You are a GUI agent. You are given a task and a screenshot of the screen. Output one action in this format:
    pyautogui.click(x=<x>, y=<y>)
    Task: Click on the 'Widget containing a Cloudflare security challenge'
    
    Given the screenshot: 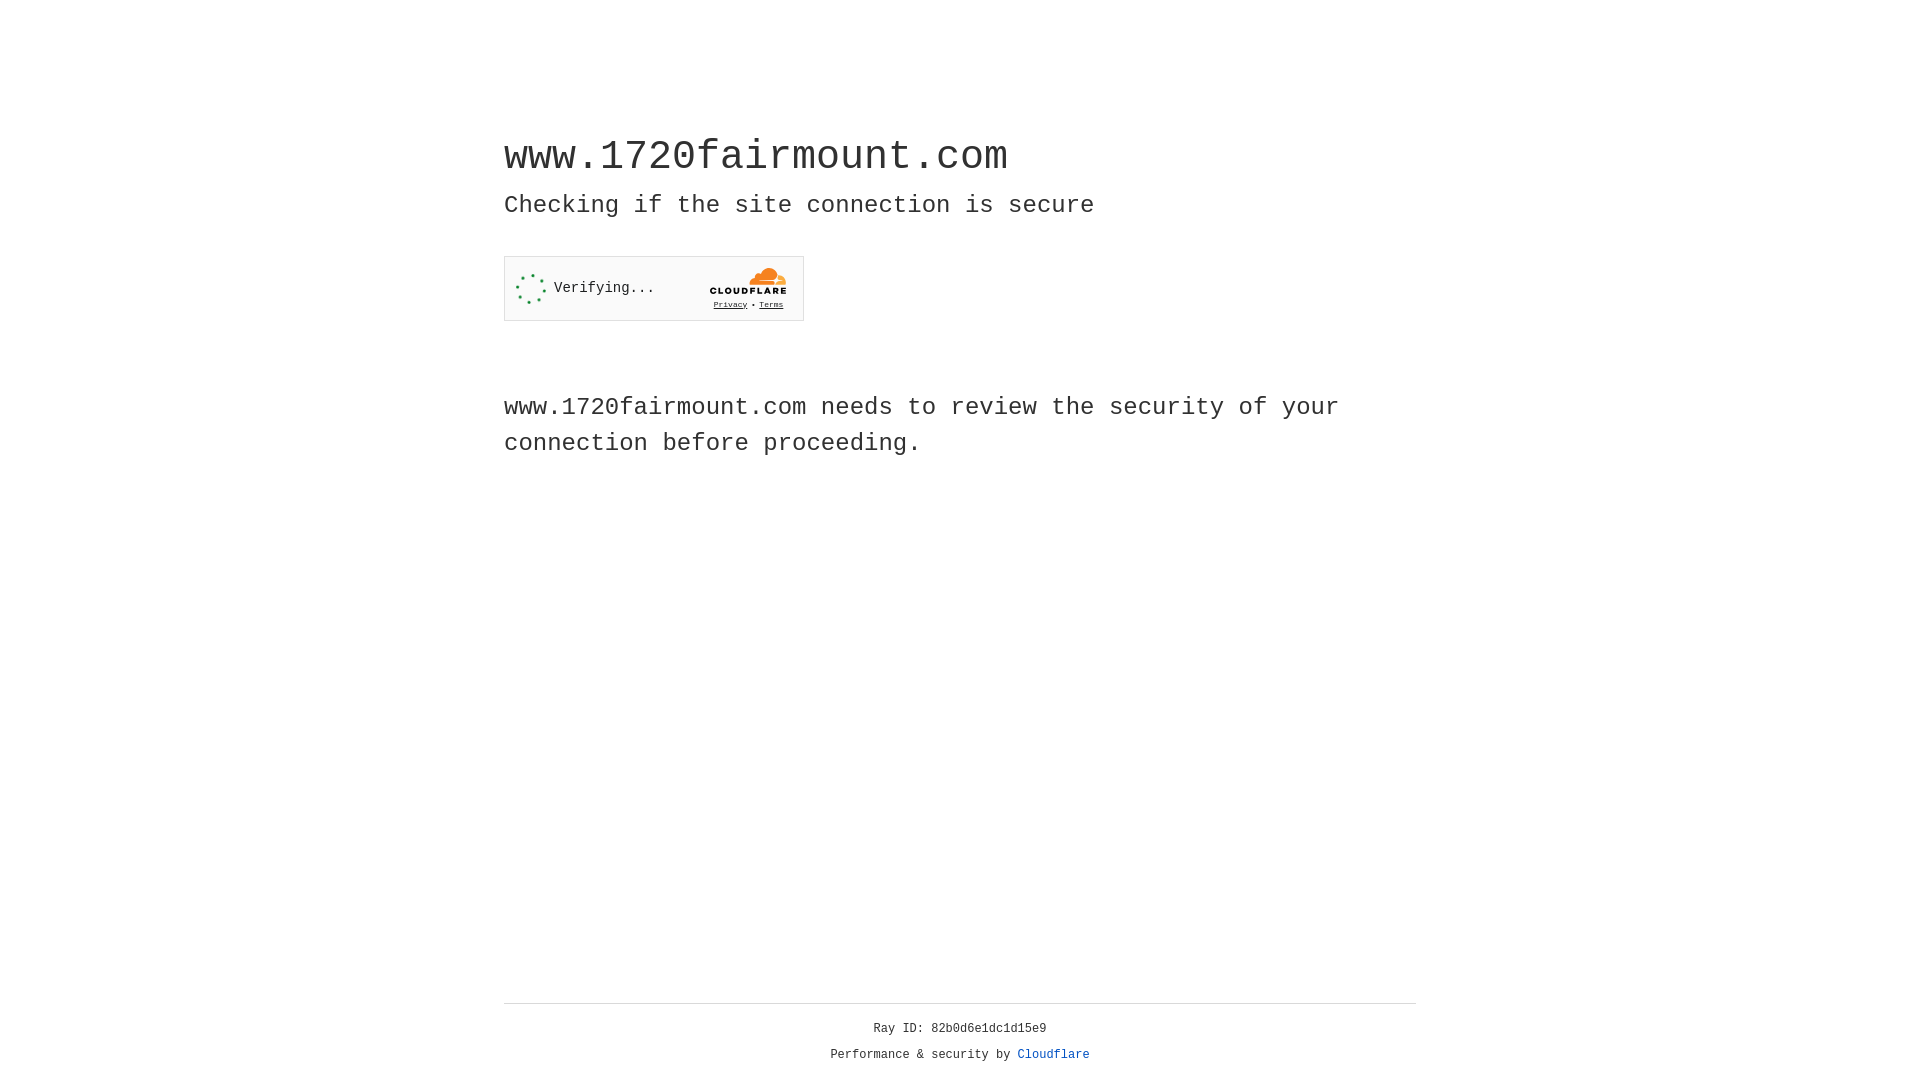 What is the action you would take?
    pyautogui.click(x=653, y=288)
    